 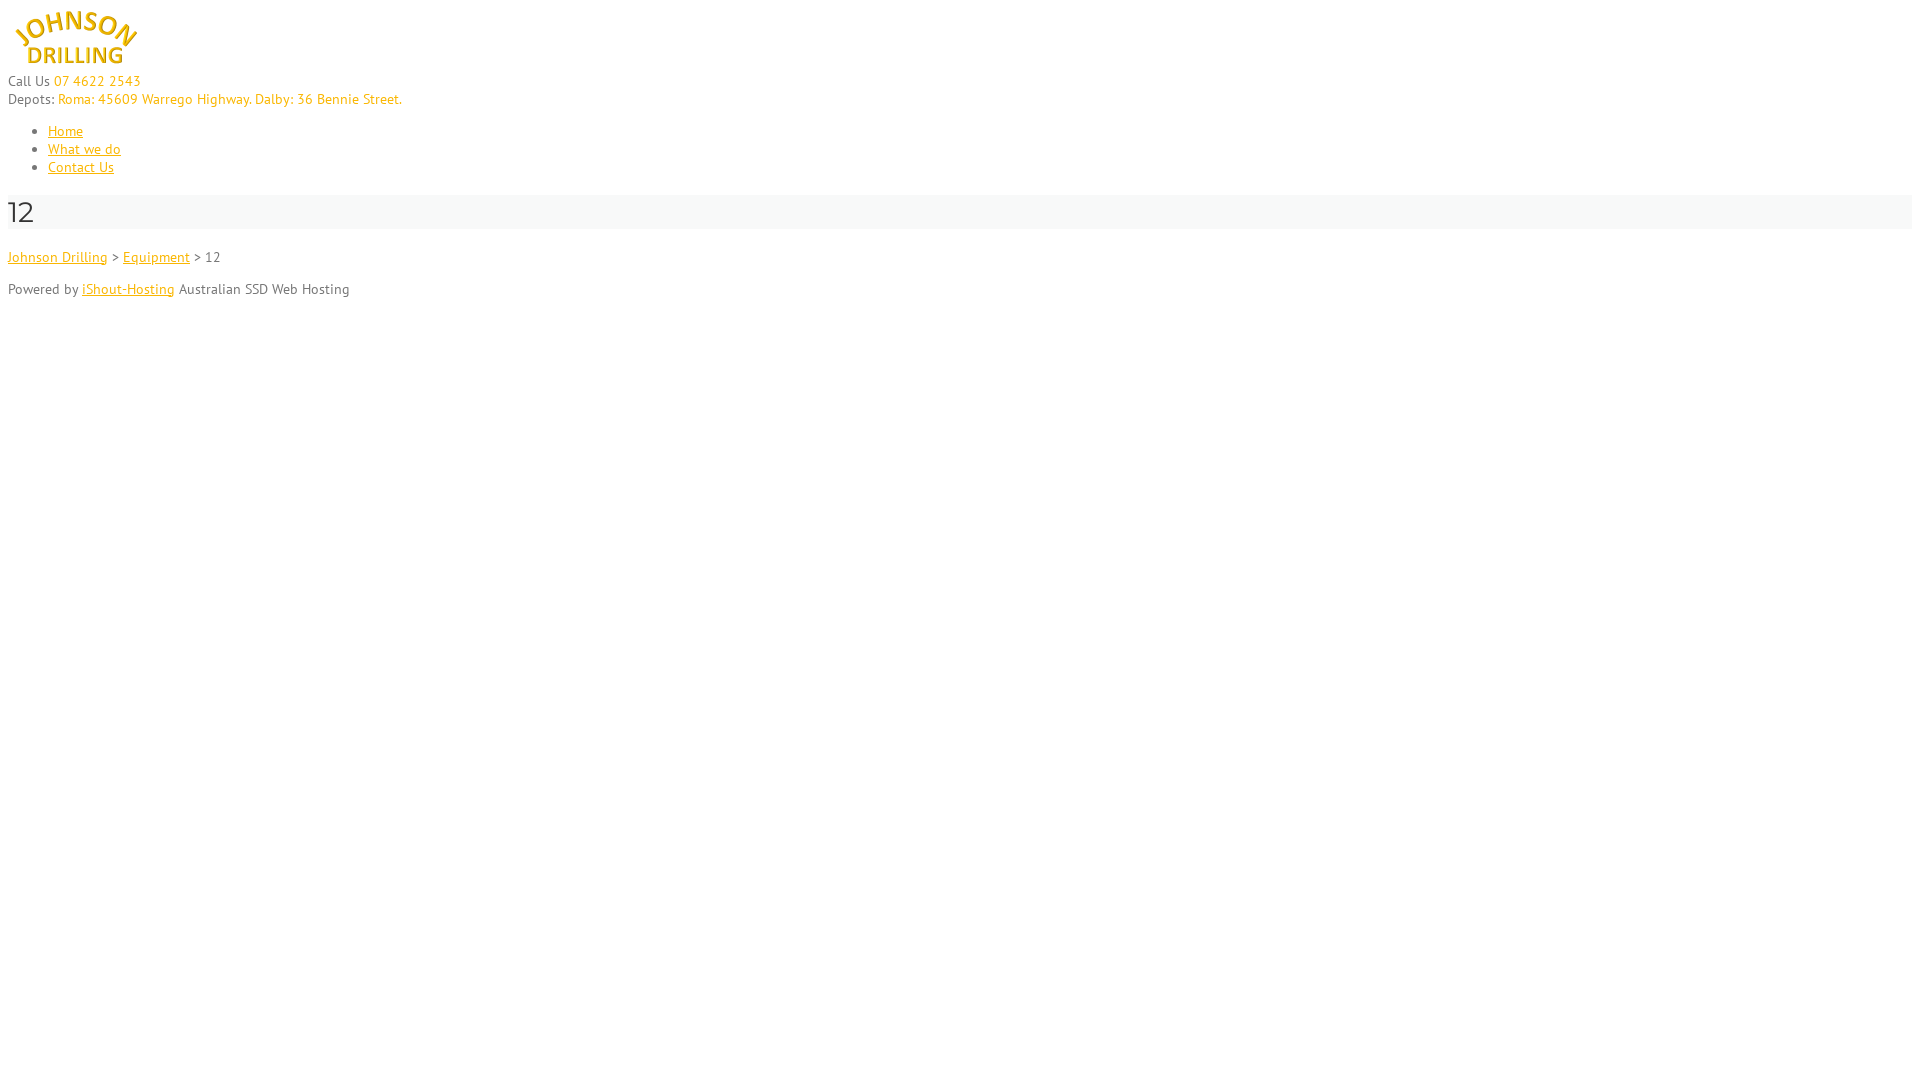 I want to click on 'Home', so click(x=65, y=131).